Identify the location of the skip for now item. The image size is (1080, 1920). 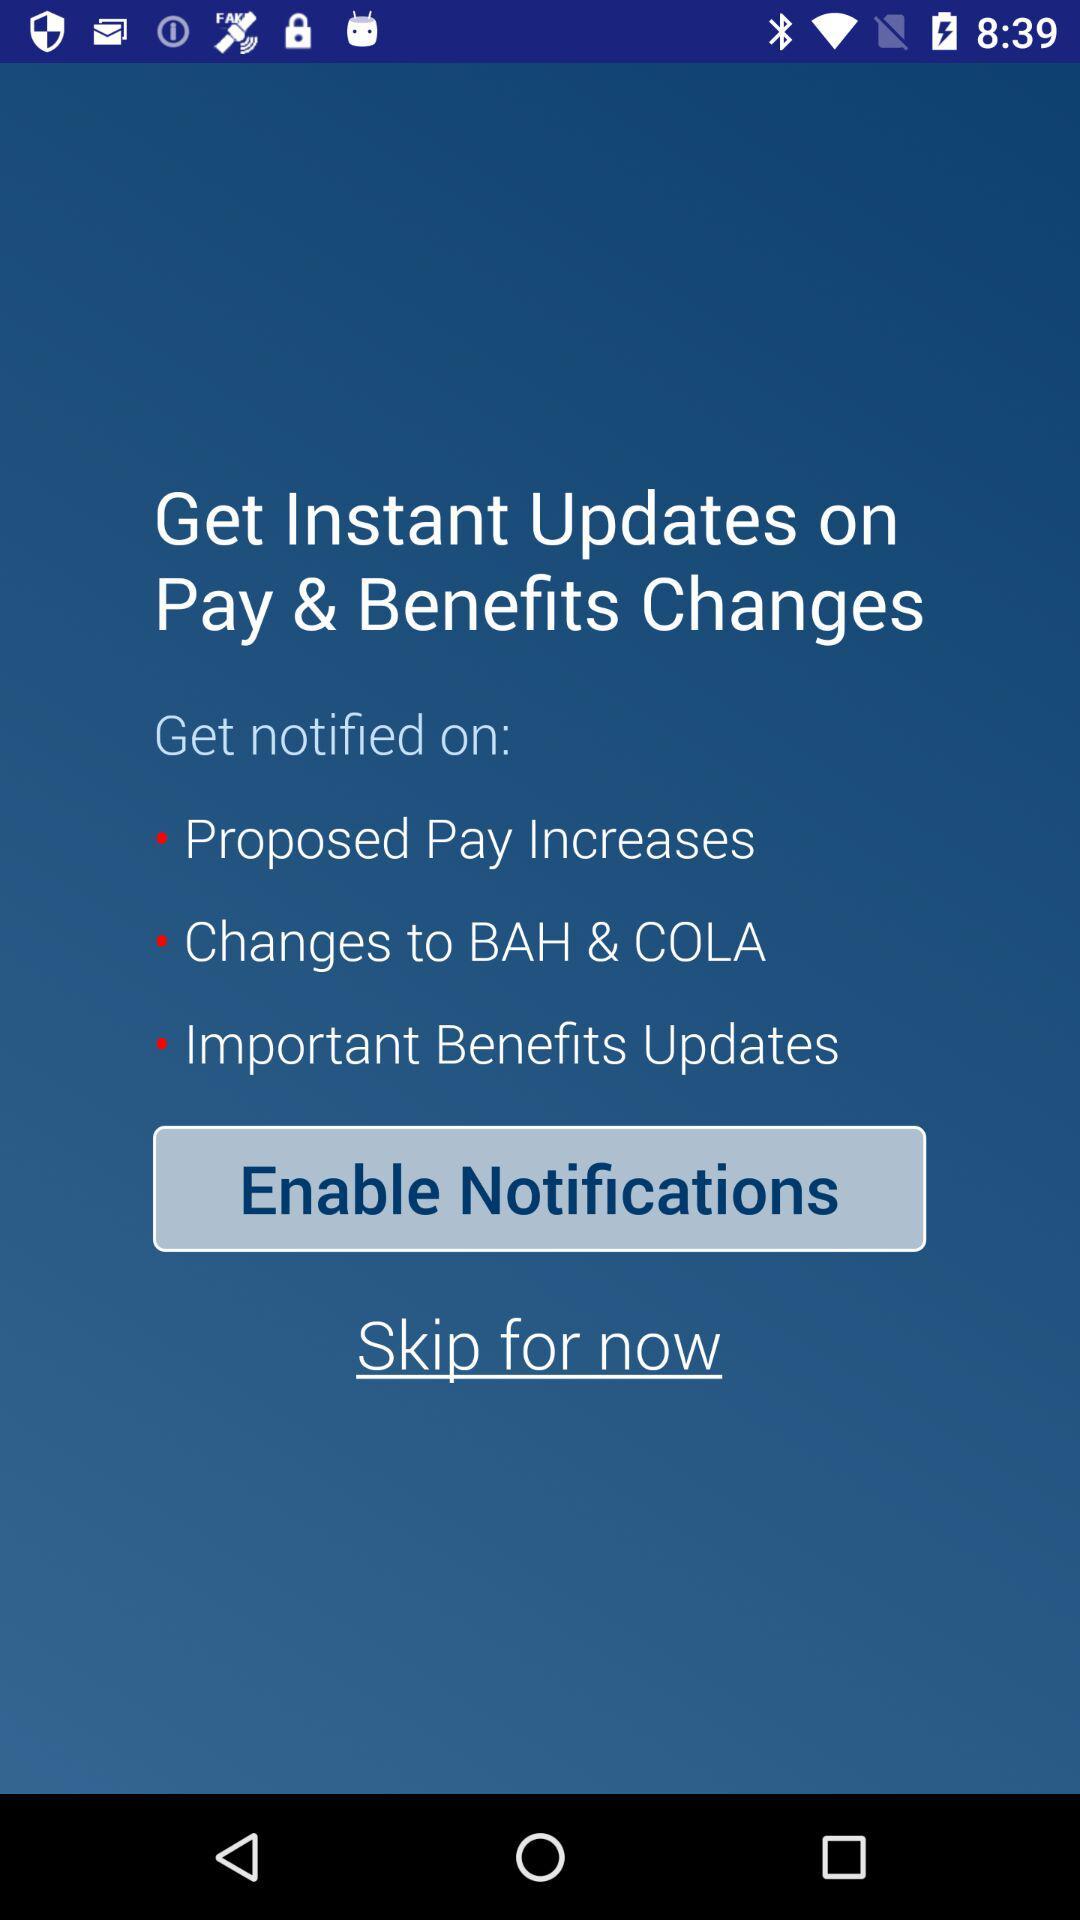
(538, 1343).